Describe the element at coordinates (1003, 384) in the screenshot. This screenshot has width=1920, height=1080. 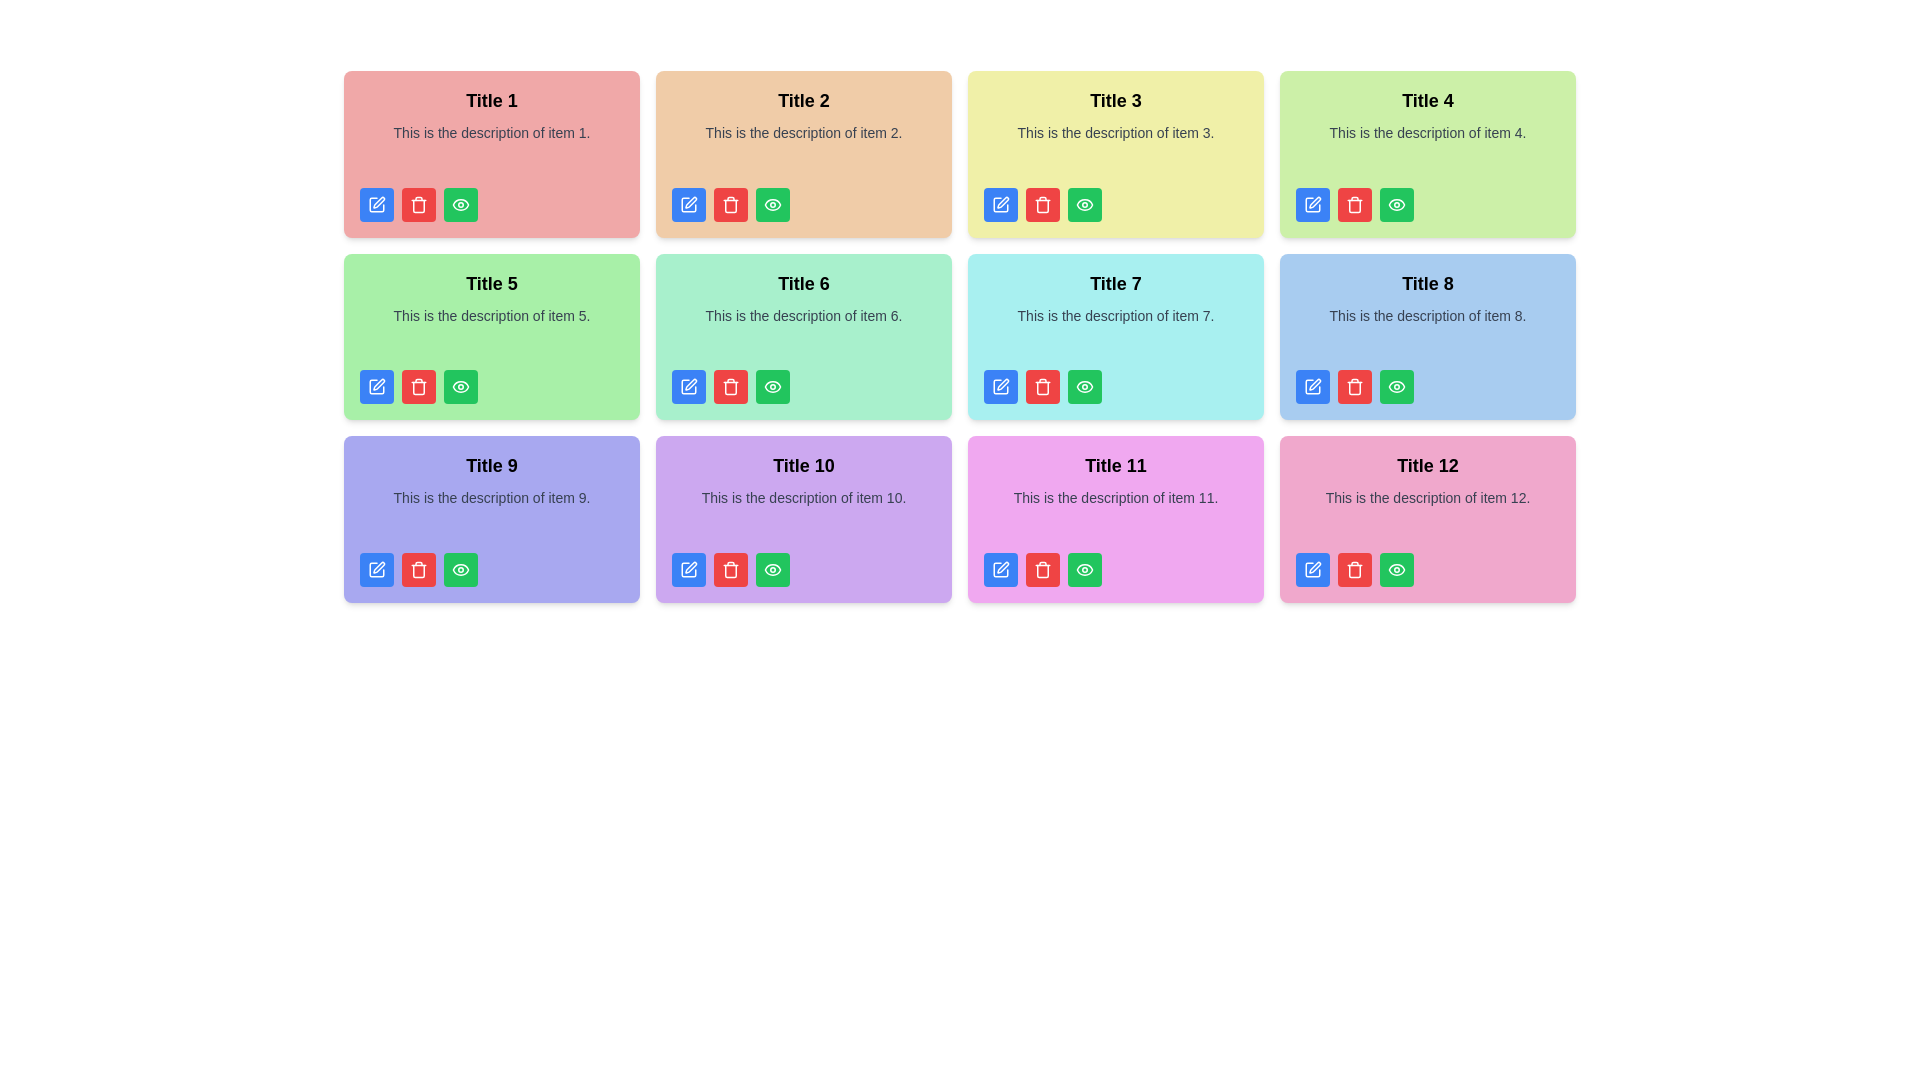
I see `the leftmost action icon, a small vector graphic resembling a pen, located in the bottom left of each item card` at that location.